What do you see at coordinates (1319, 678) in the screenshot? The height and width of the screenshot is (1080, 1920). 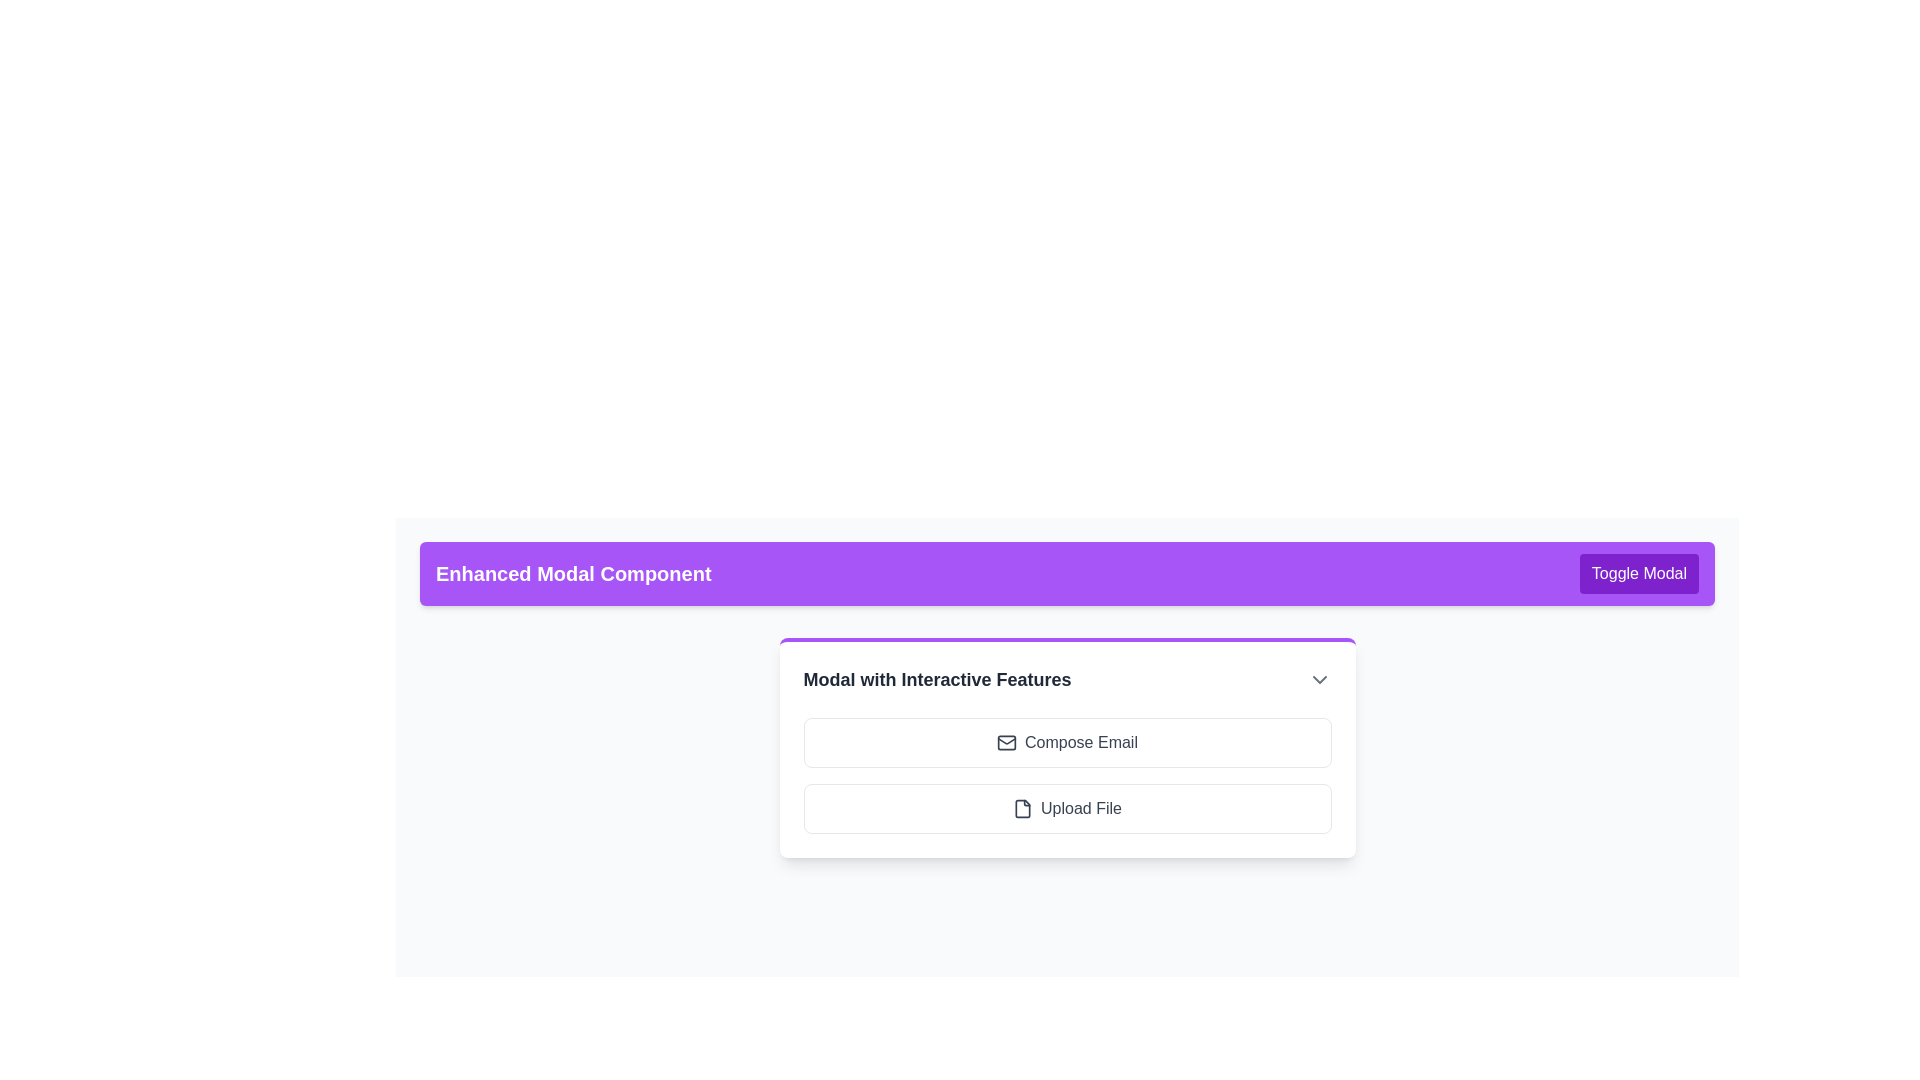 I see `the downward-pointing gray Chevron icon located in the top-right corner of the modal header titled 'Modal with Interactive Features'` at bounding box center [1319, 678].